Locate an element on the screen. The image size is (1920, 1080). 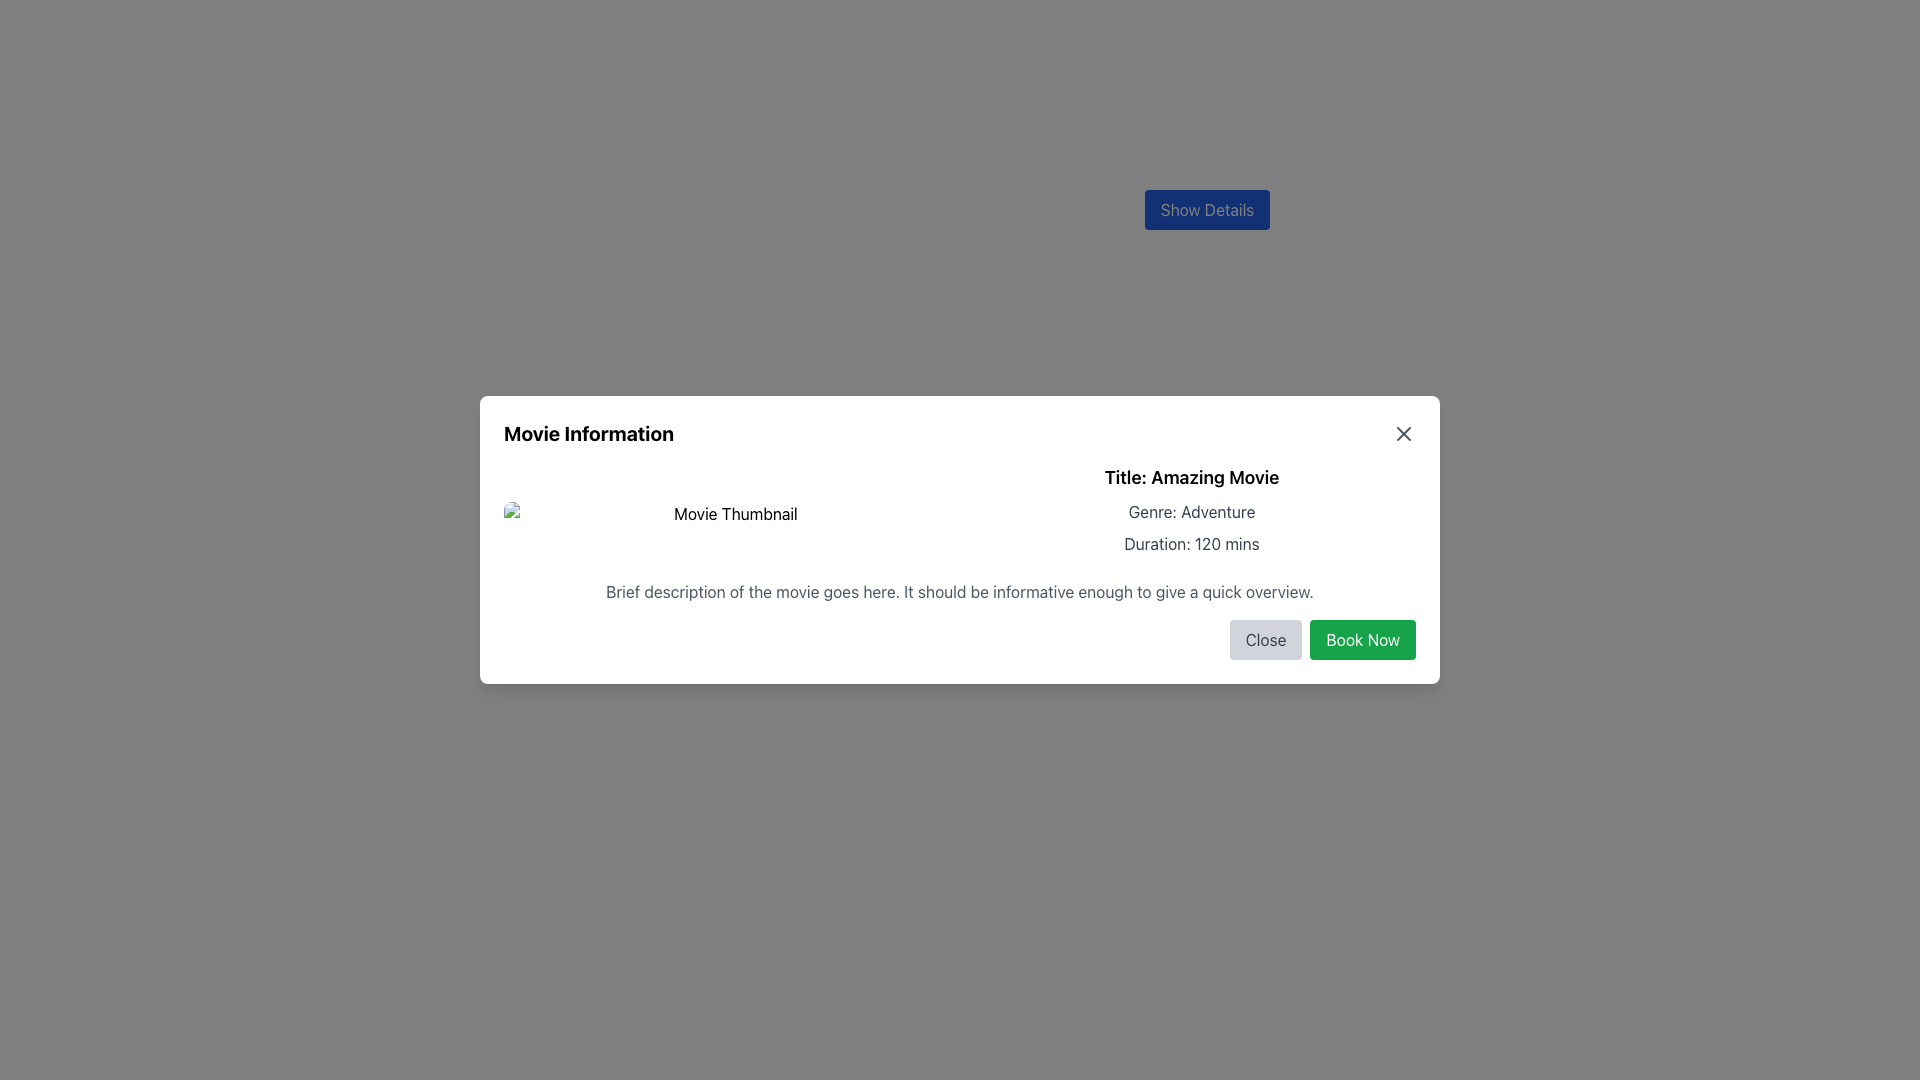
the static text label displaying 'Genre: Adventure' which is part of the movie metadata, located in the upper-right section of the modal dialog is located at coordinates (1191, 511).